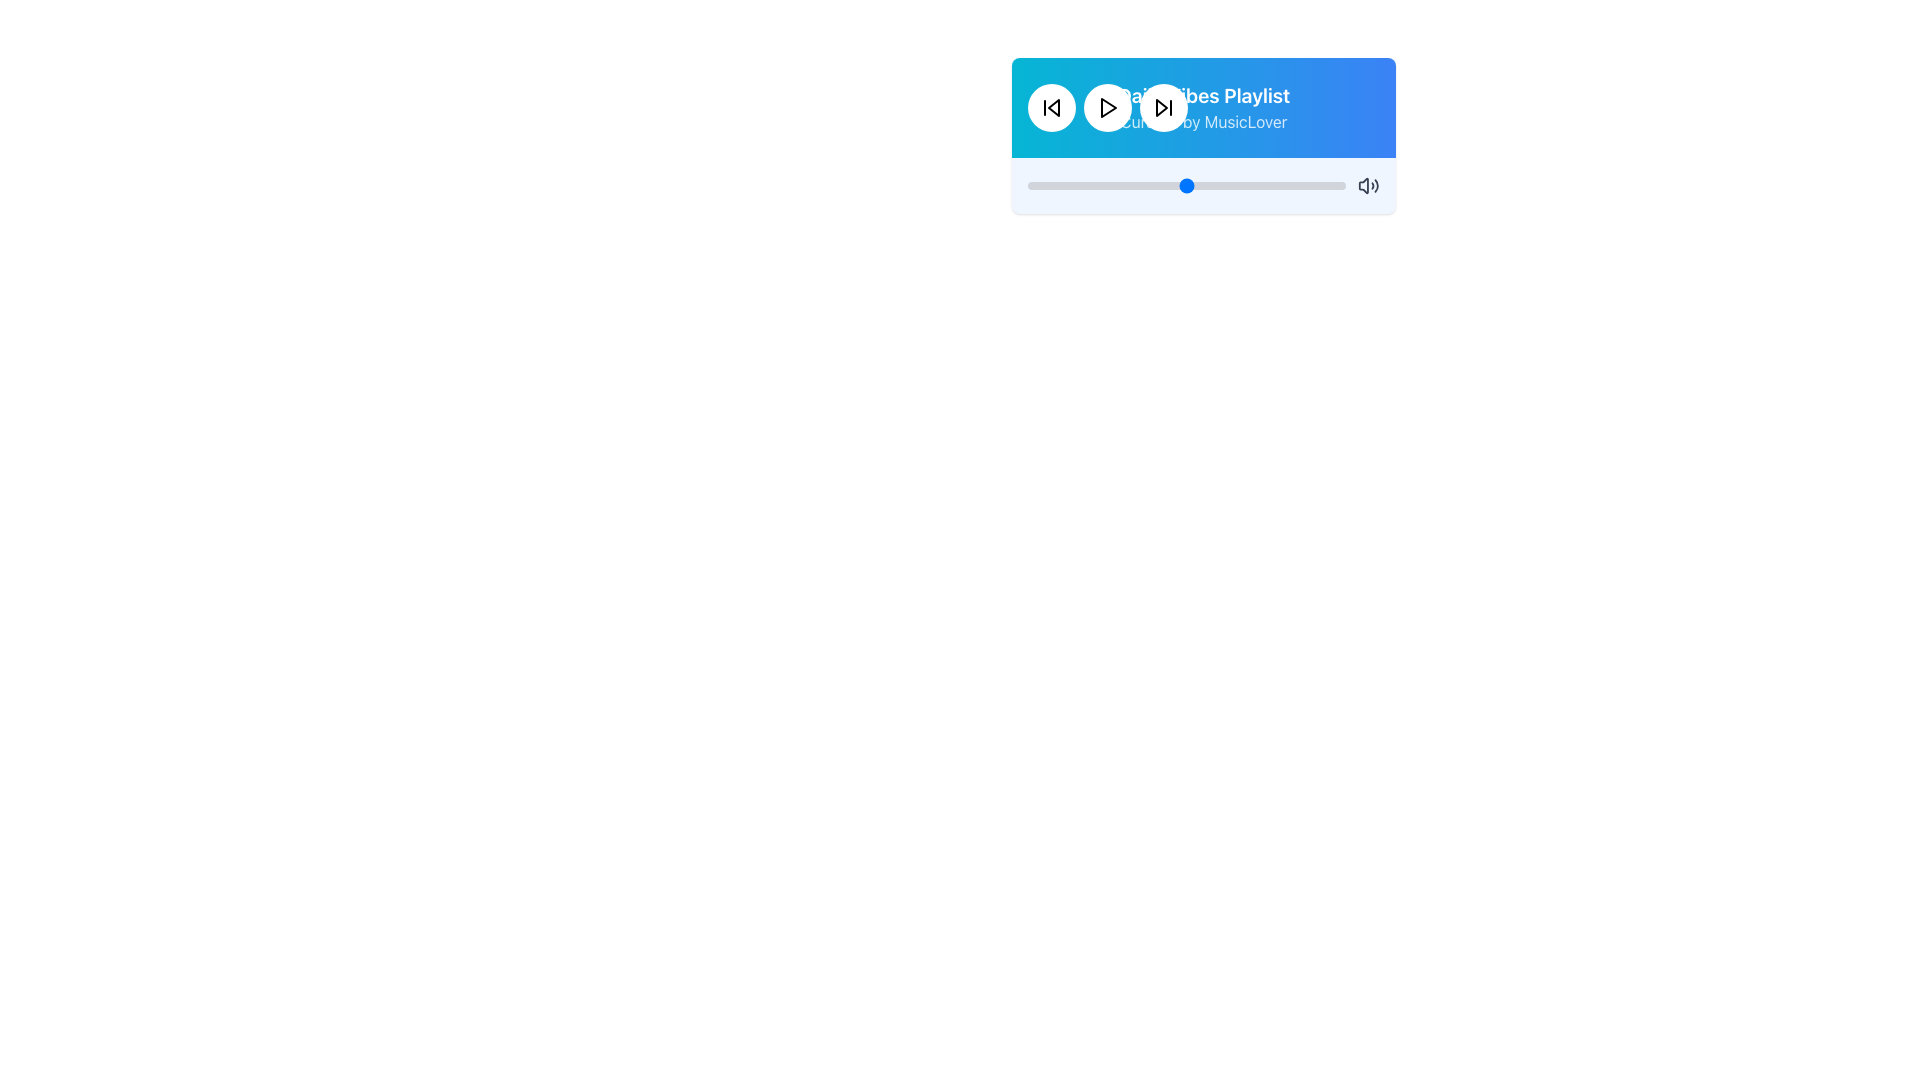  I want to click on the backward skip button, which is represented by a black outline of a left-pointing double arrow icon on a white circular background, located at the top-left corner of the media control section, so click(1050, 108).